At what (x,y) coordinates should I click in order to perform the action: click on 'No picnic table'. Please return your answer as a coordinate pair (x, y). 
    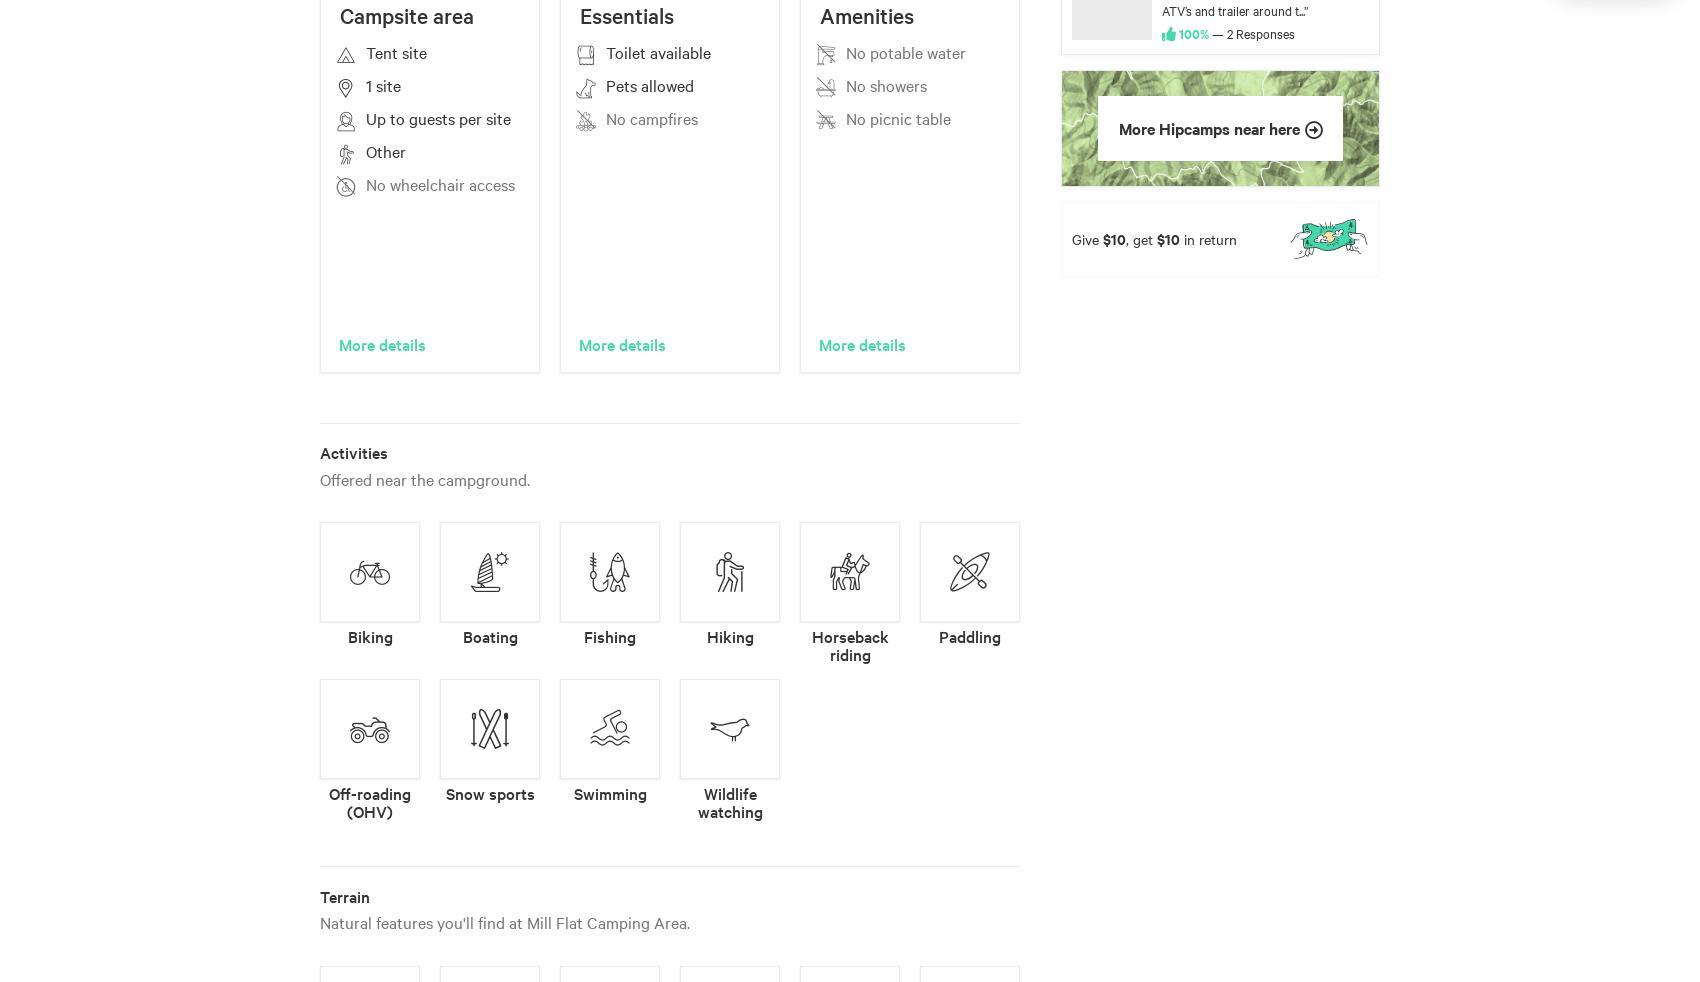
    Looking at the image, I should click on (898, 117).